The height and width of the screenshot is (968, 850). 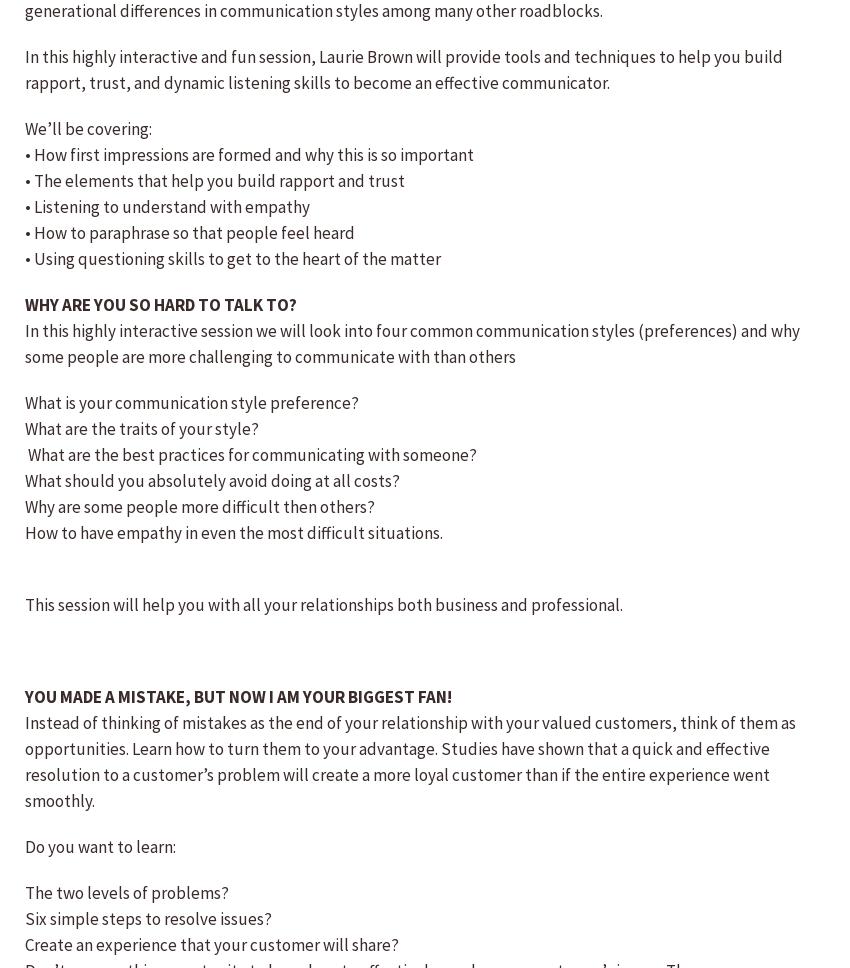 What do you see at coordinates (160, 304) in the screenshot?
I see `'WHY ARE YOU SO HARD TO TALK TO?'` at bounding box center [160, 304].